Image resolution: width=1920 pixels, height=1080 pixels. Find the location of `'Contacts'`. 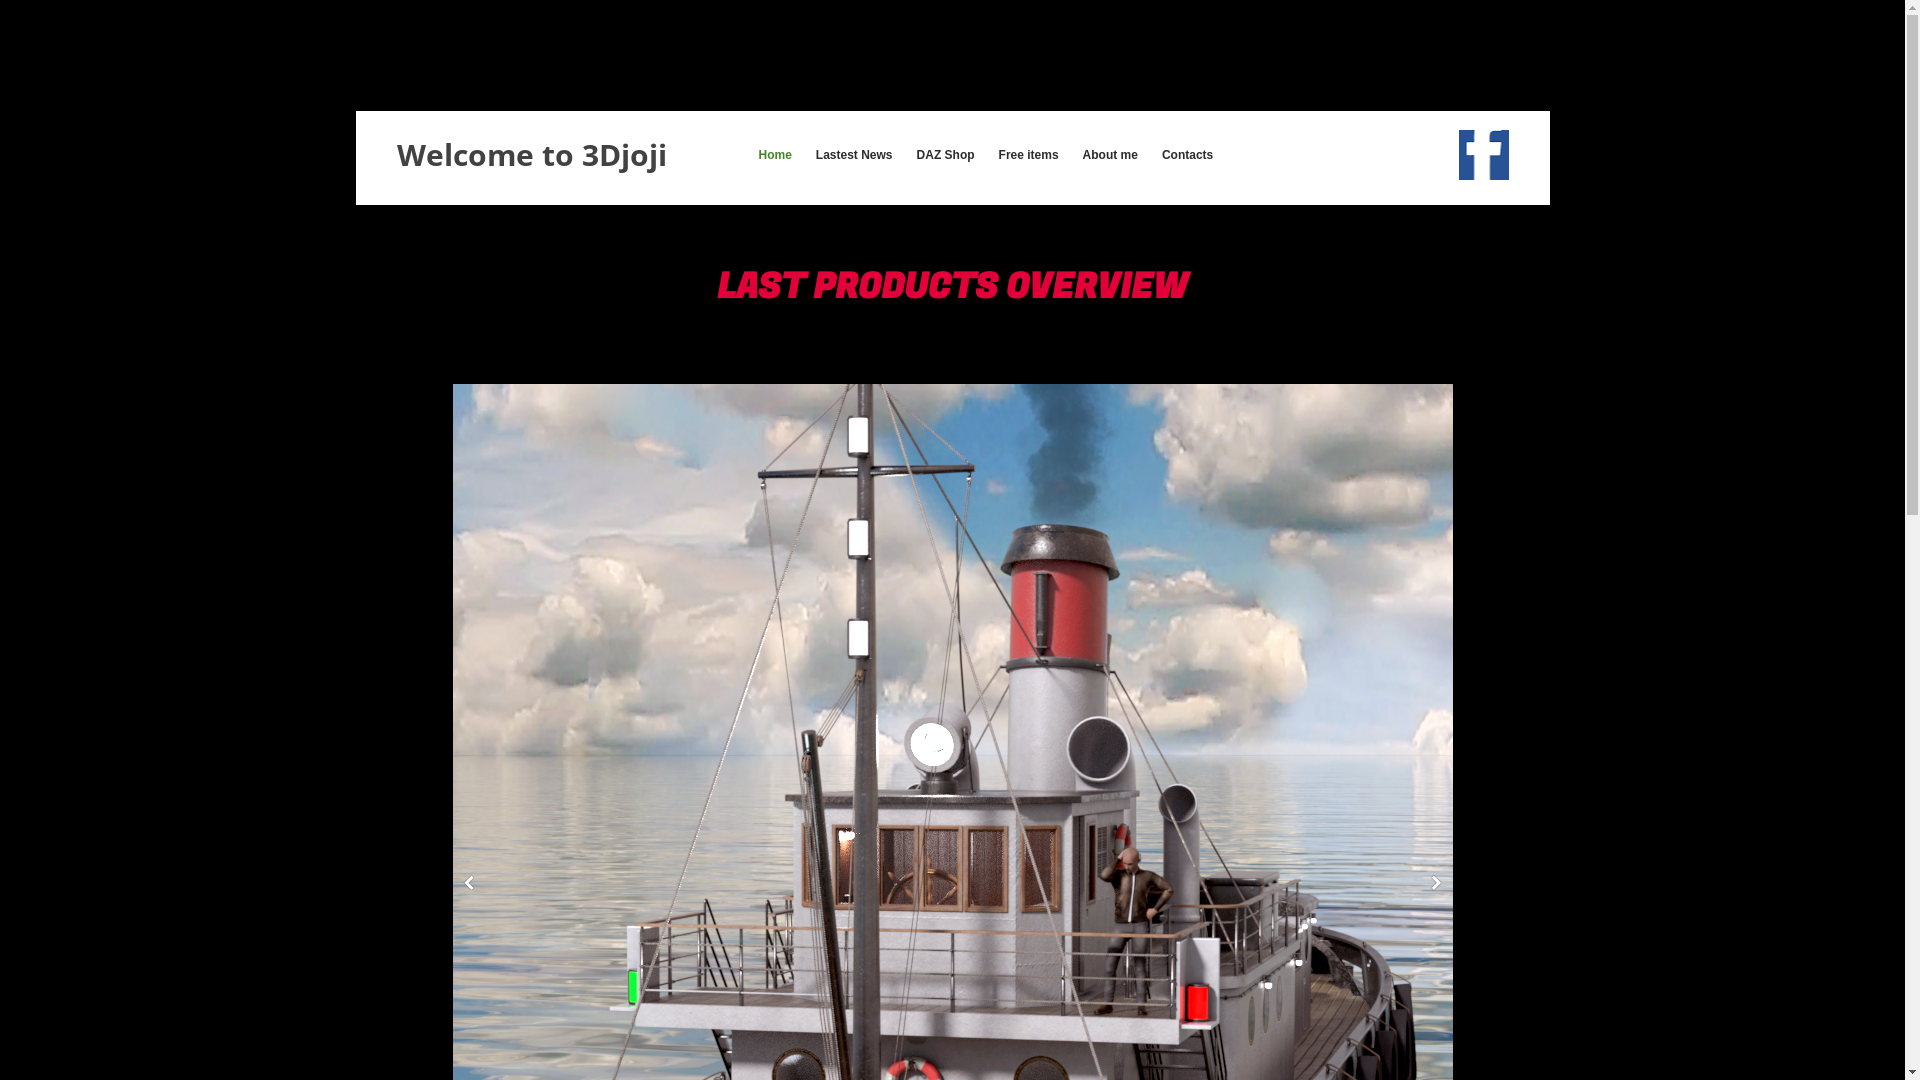

'Contacts' is located at coordinates (1187, 153).